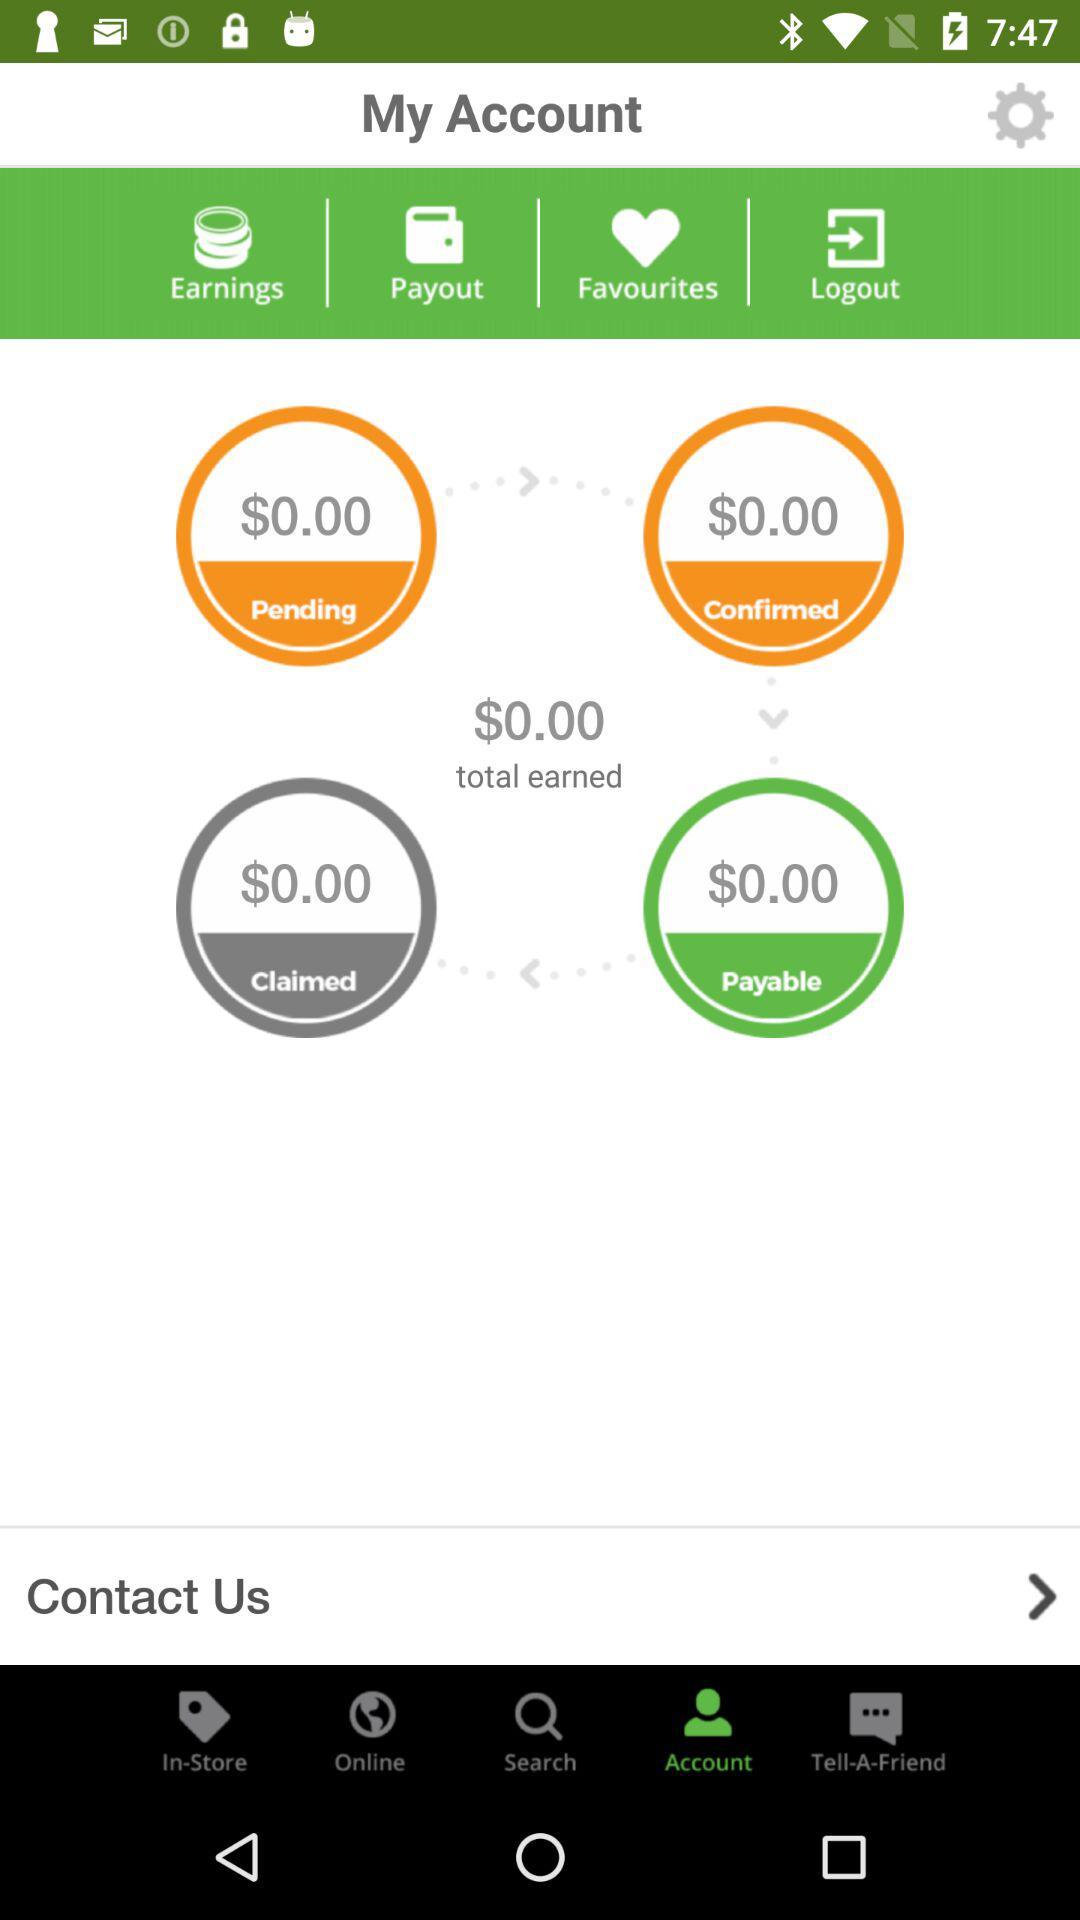 This screenshot has width=1080, height=1920. Describe the element at coordinates (1020, 114) in the screenshot. I see `settings option` at that location.